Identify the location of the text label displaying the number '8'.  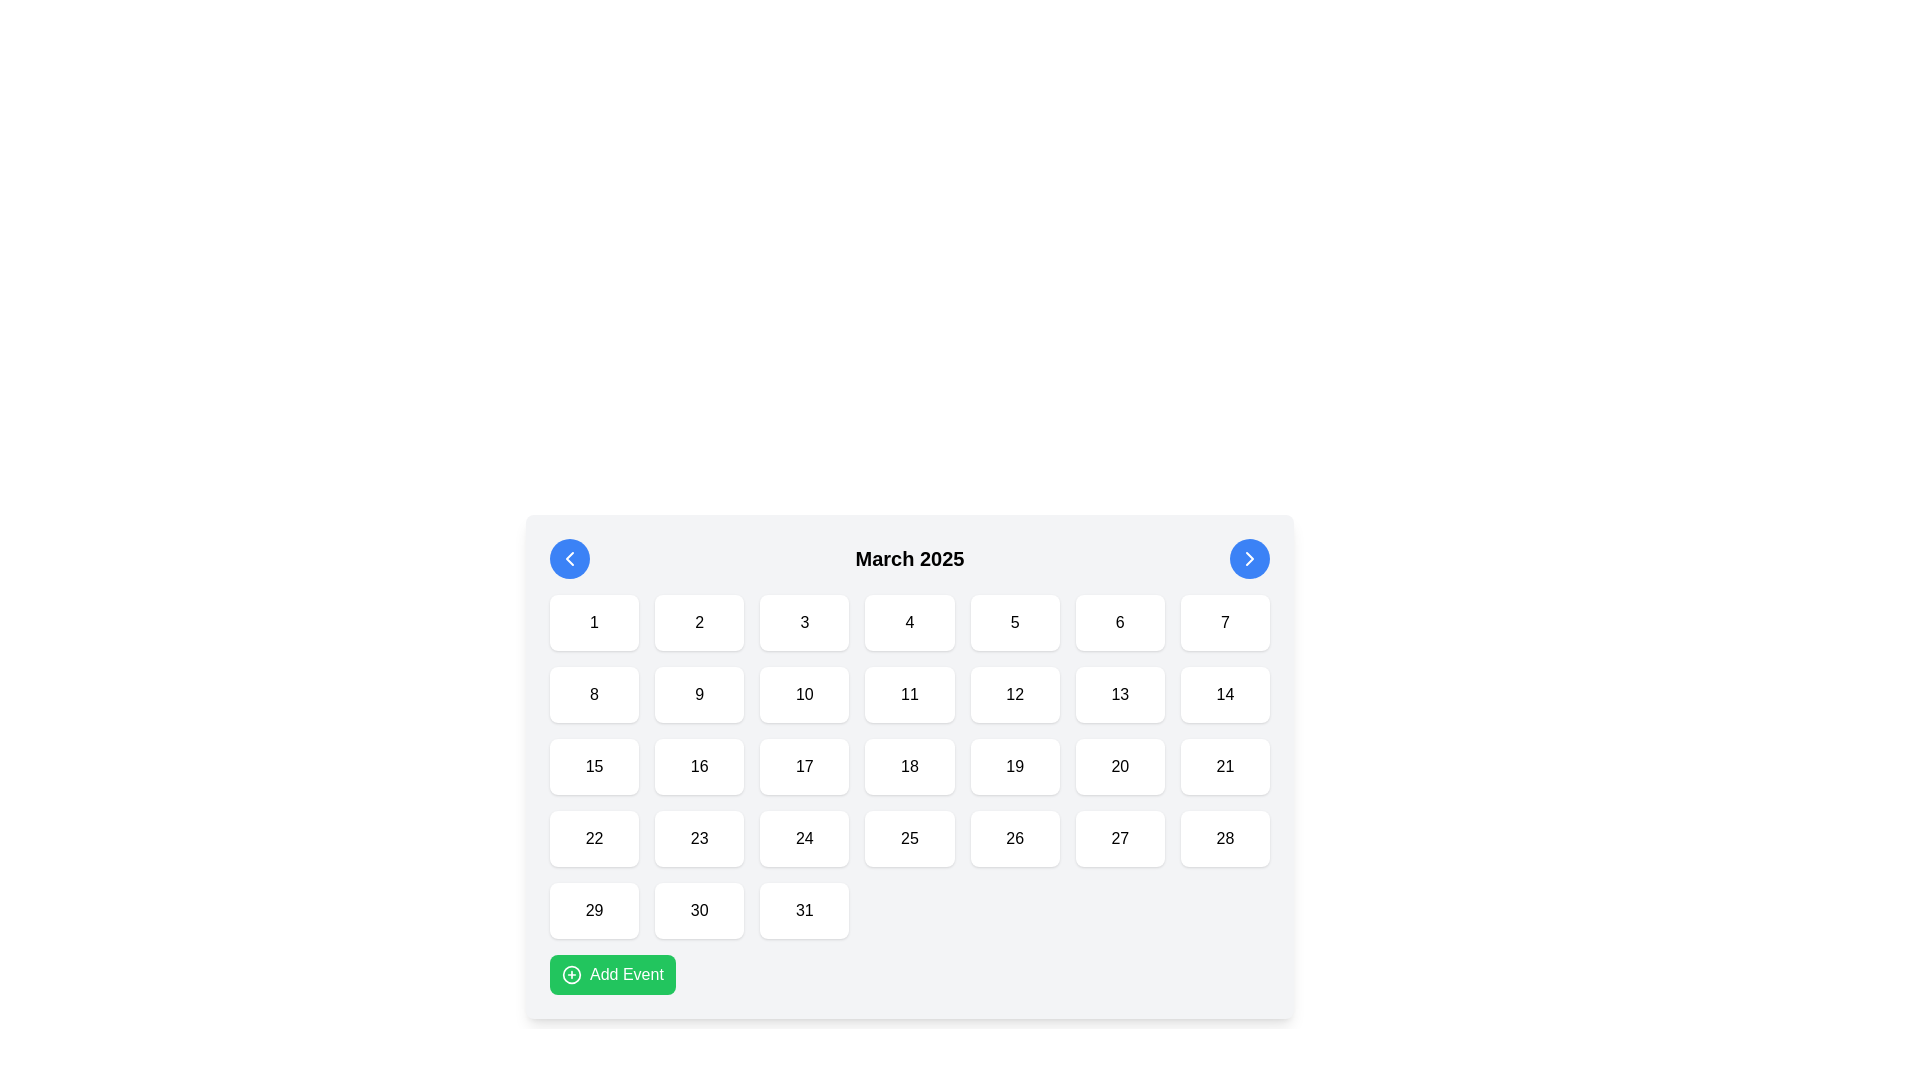
(593, 693).